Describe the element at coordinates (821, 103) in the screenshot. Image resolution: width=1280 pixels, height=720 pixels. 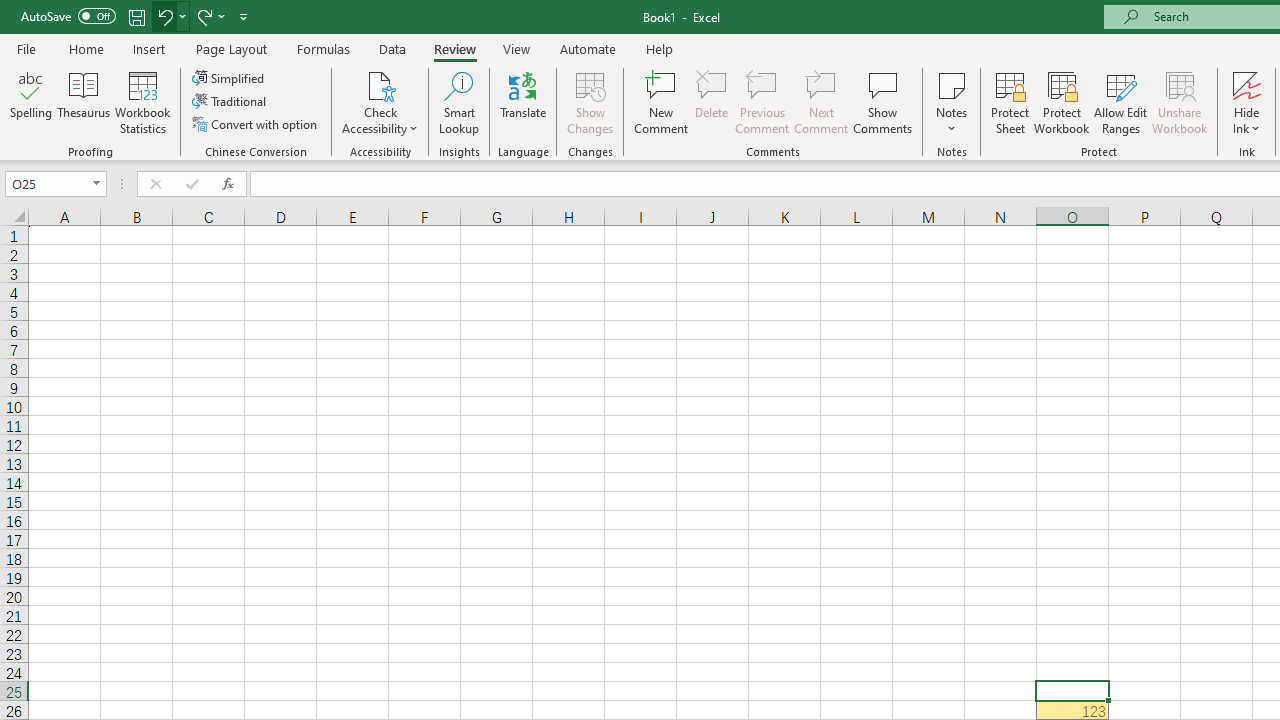
I see `'Next Comment'` at that location.